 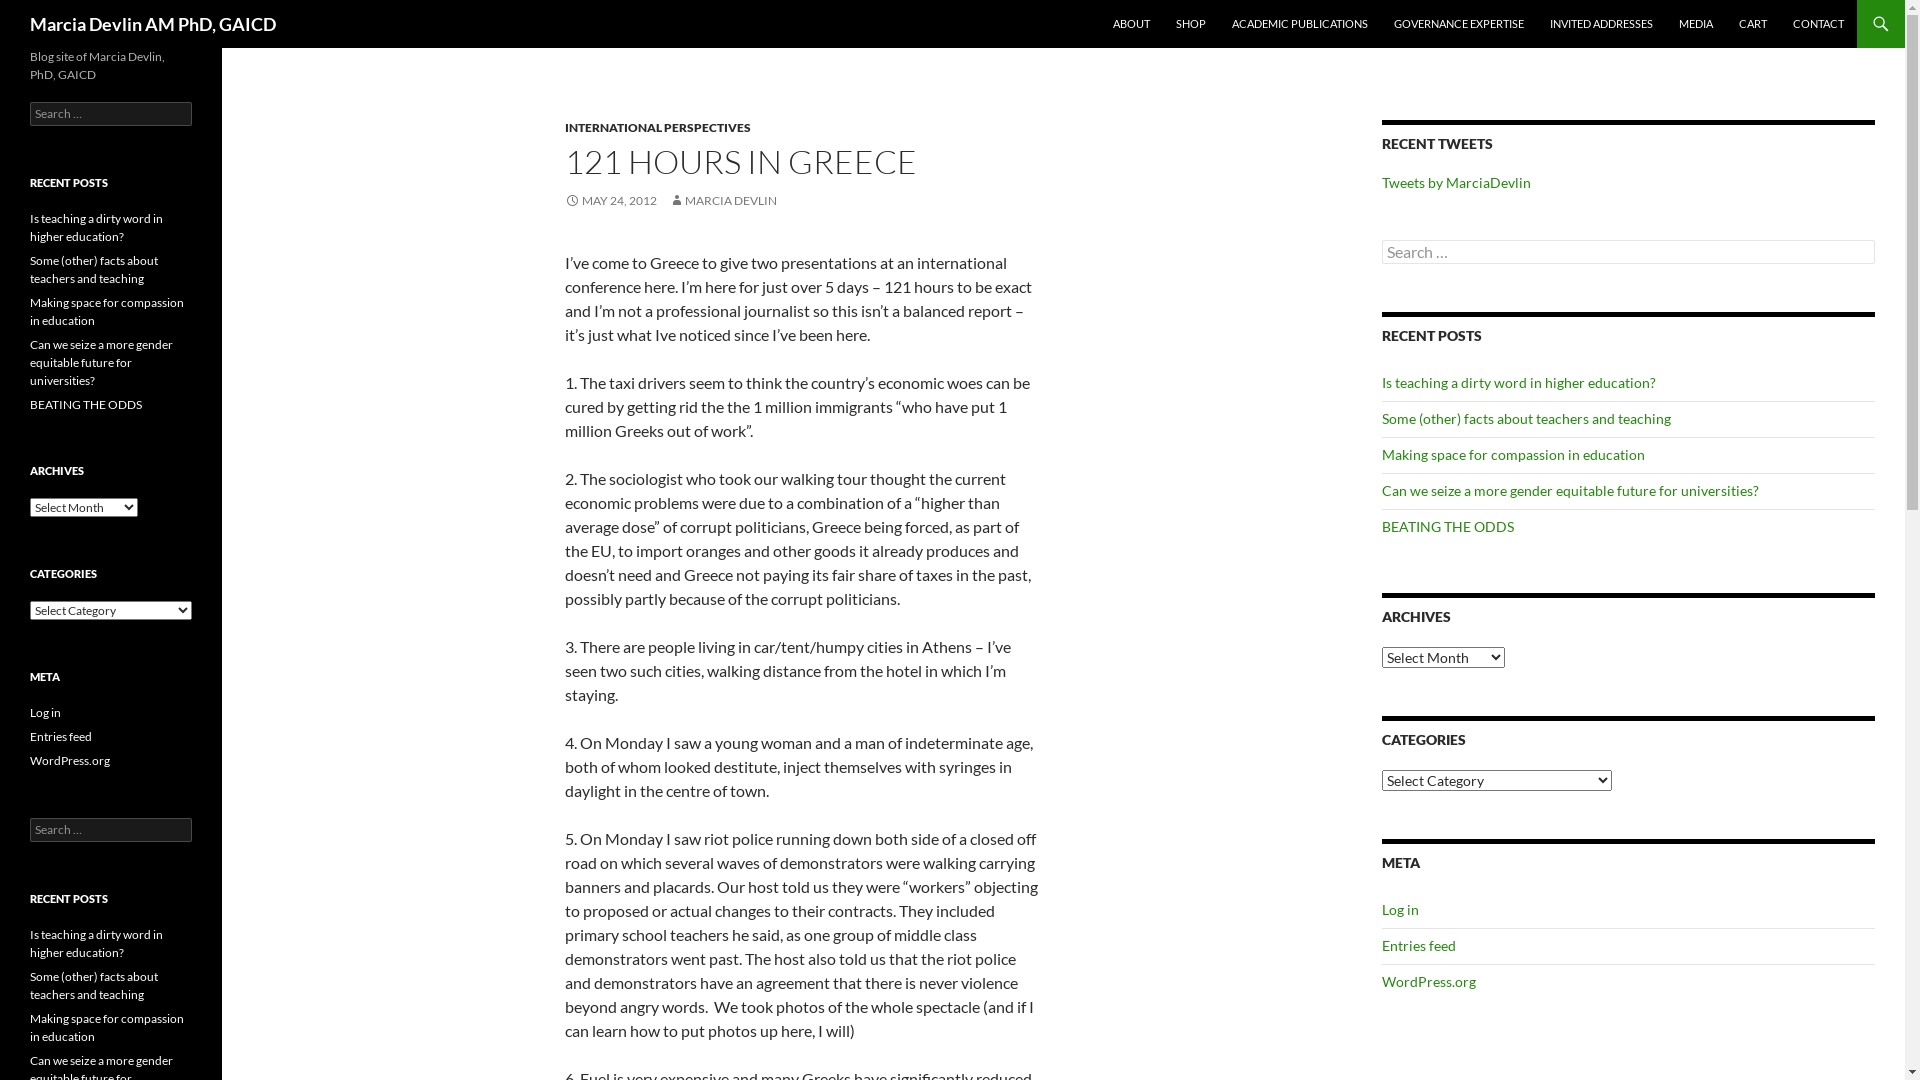 I want to click on 'CONTACT', so click(x=1818, y=23).